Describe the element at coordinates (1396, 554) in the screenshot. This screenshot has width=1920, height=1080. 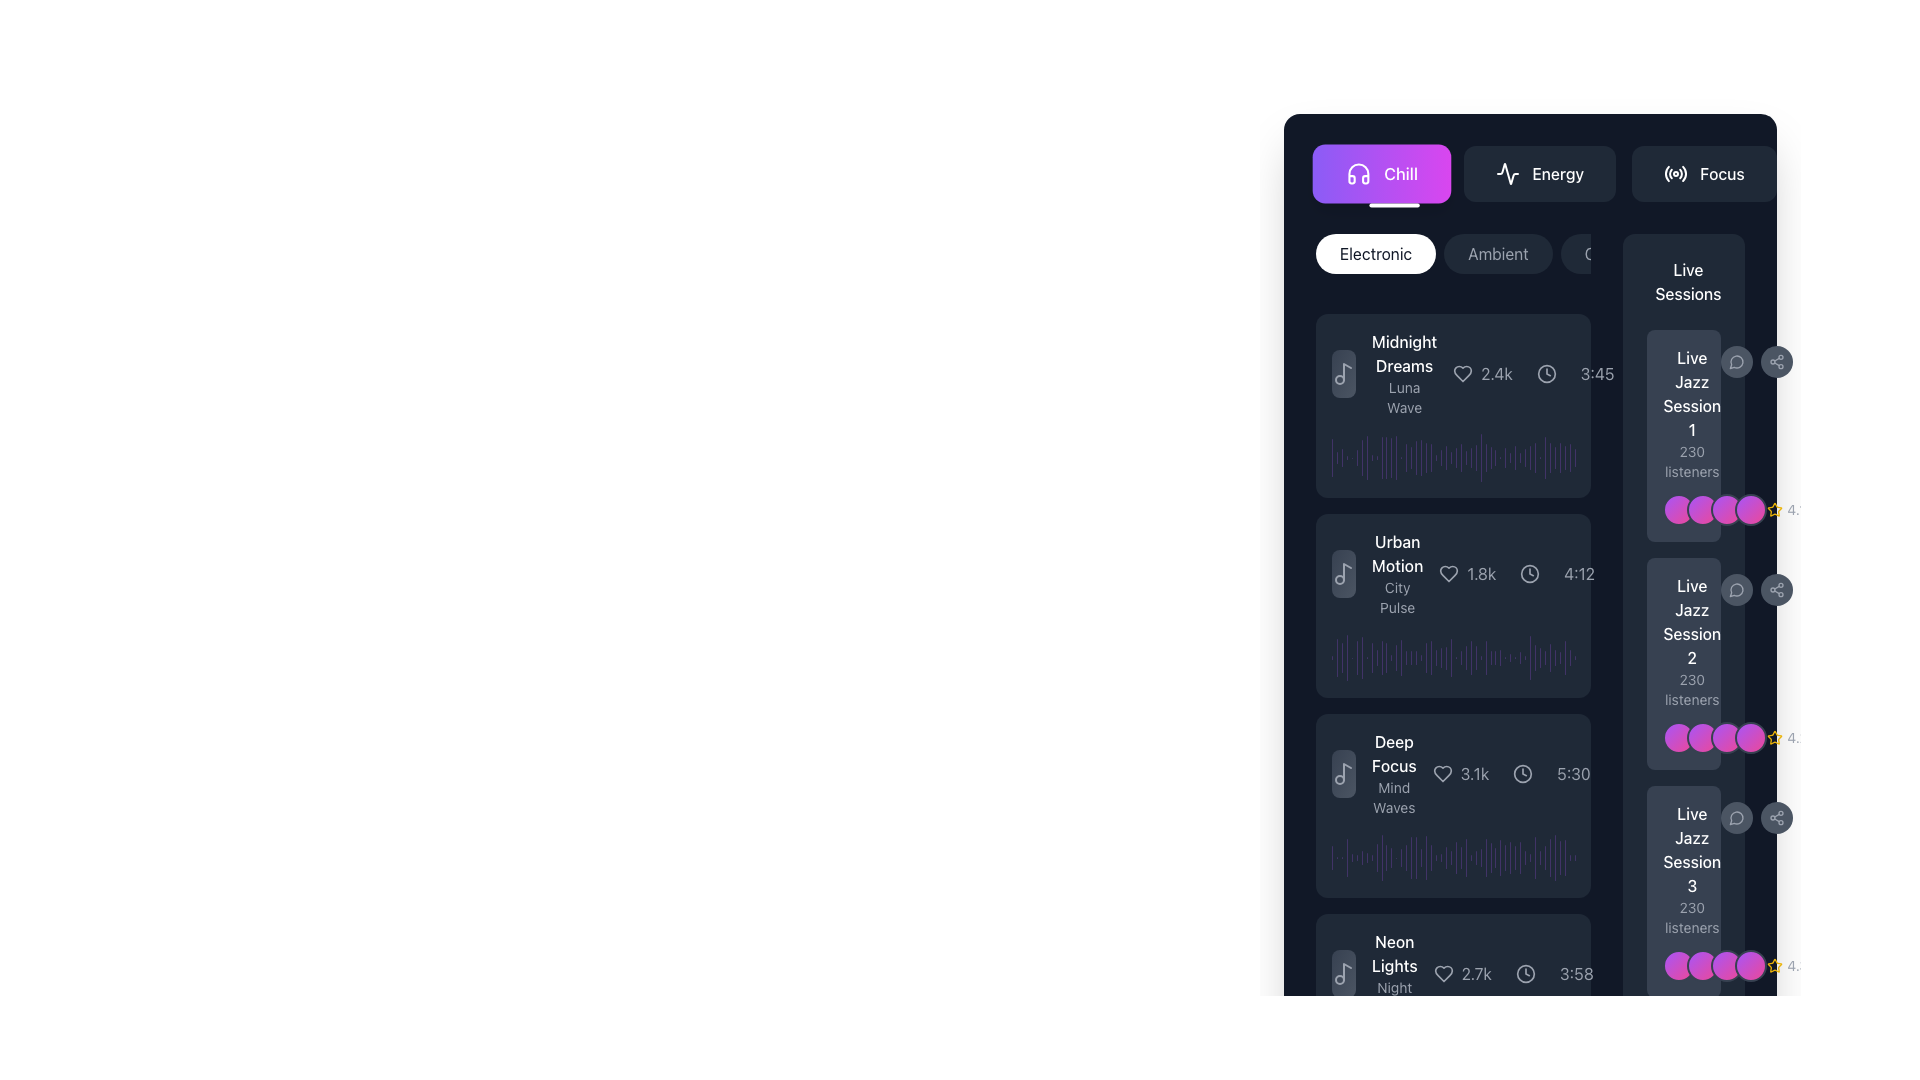
I see `the static text label displaying 'Urban Motion' in white, which is positioned above the 'City Pulse' label in a vertical card layout` at that location.